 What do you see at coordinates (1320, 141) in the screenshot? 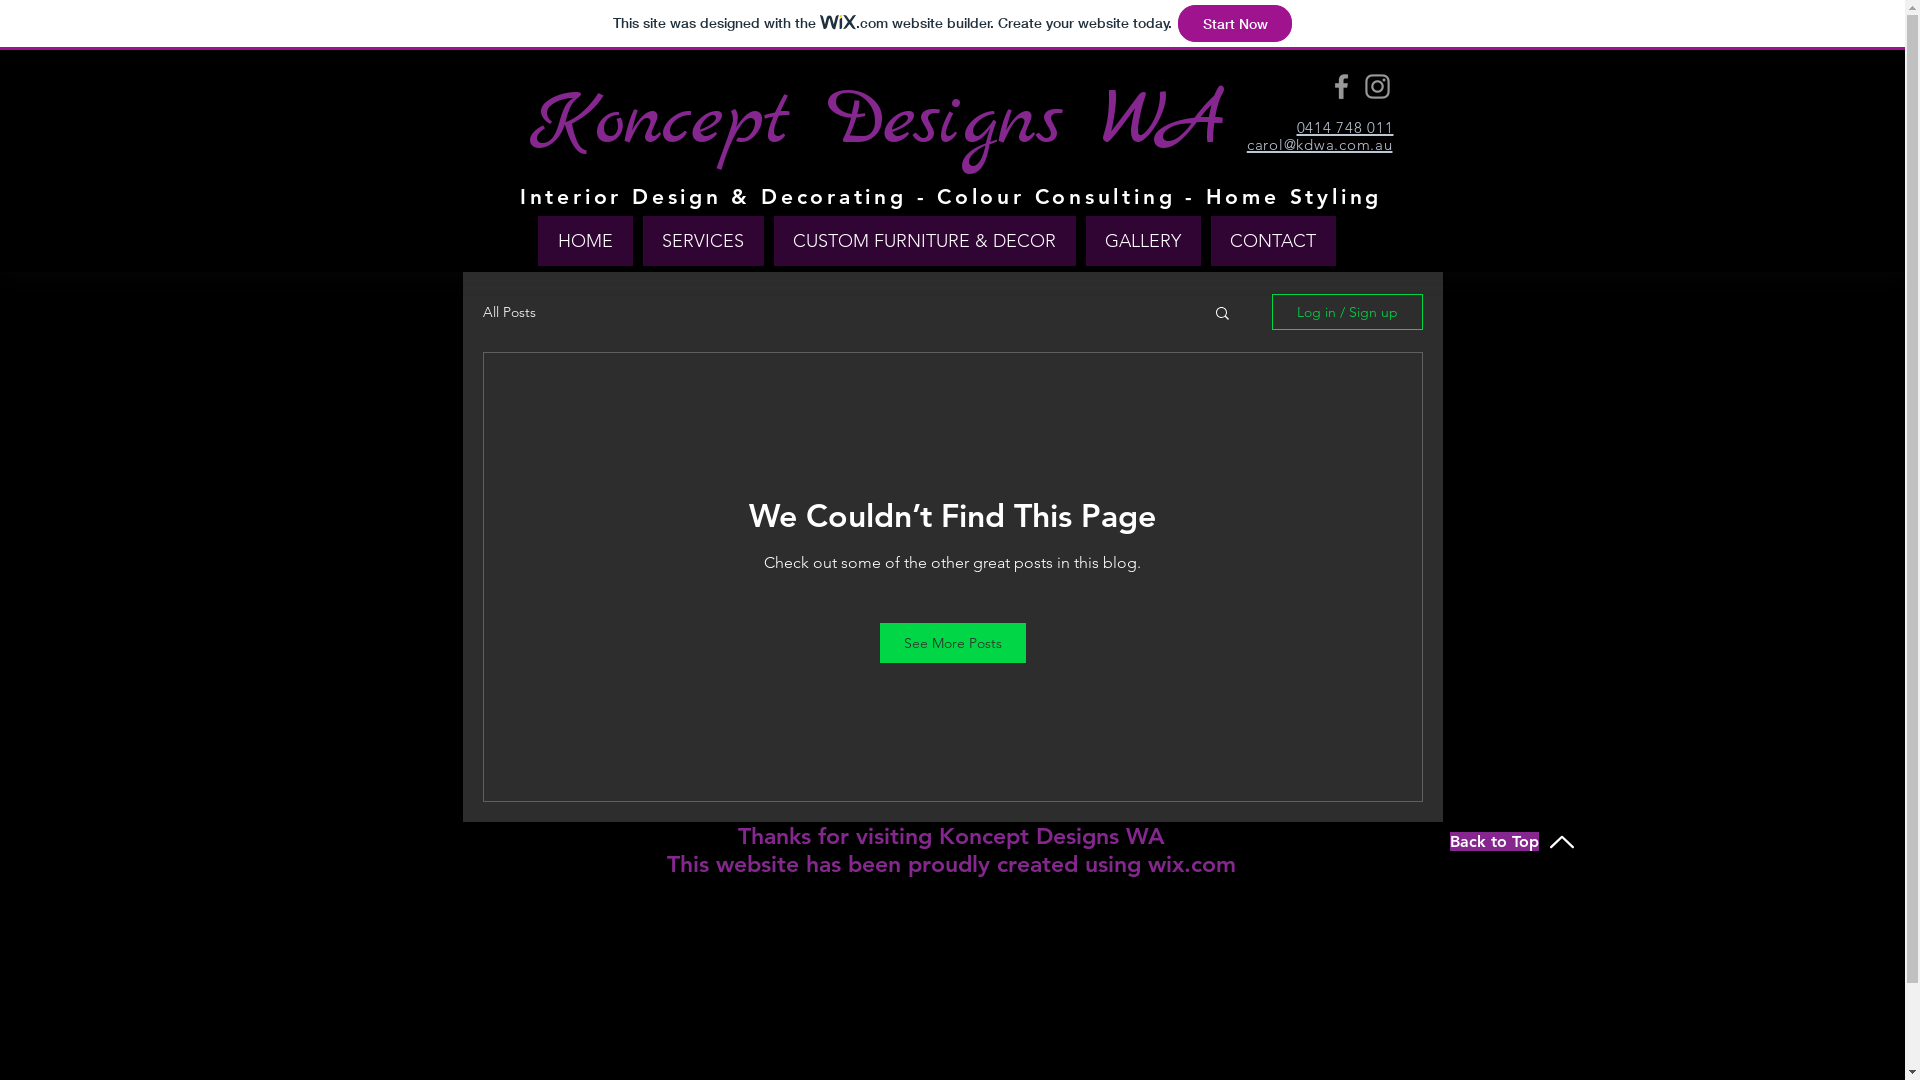
I see `'carol@kdwa.com.au'` at bounding box center [1320, 141].